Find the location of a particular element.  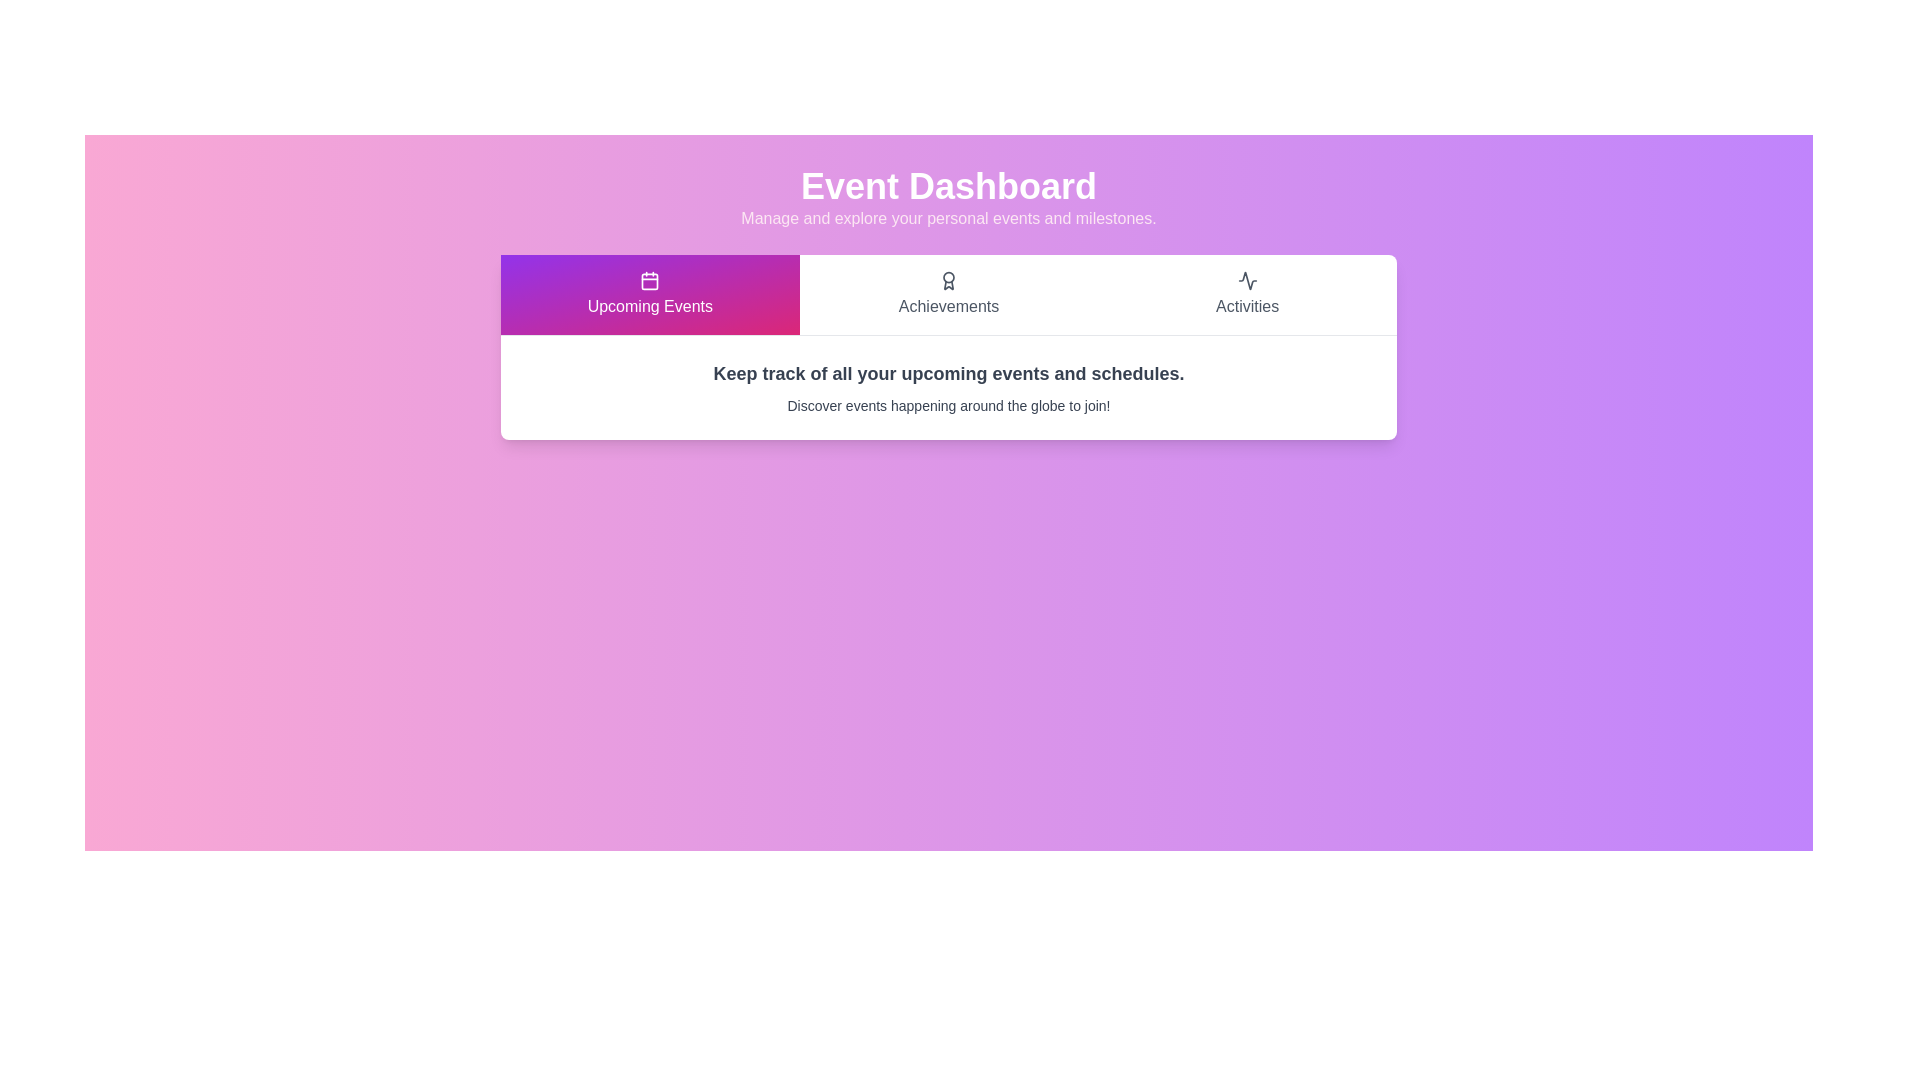

the tab corresponding to Upcoming Events is located at coordinates (649, 294).